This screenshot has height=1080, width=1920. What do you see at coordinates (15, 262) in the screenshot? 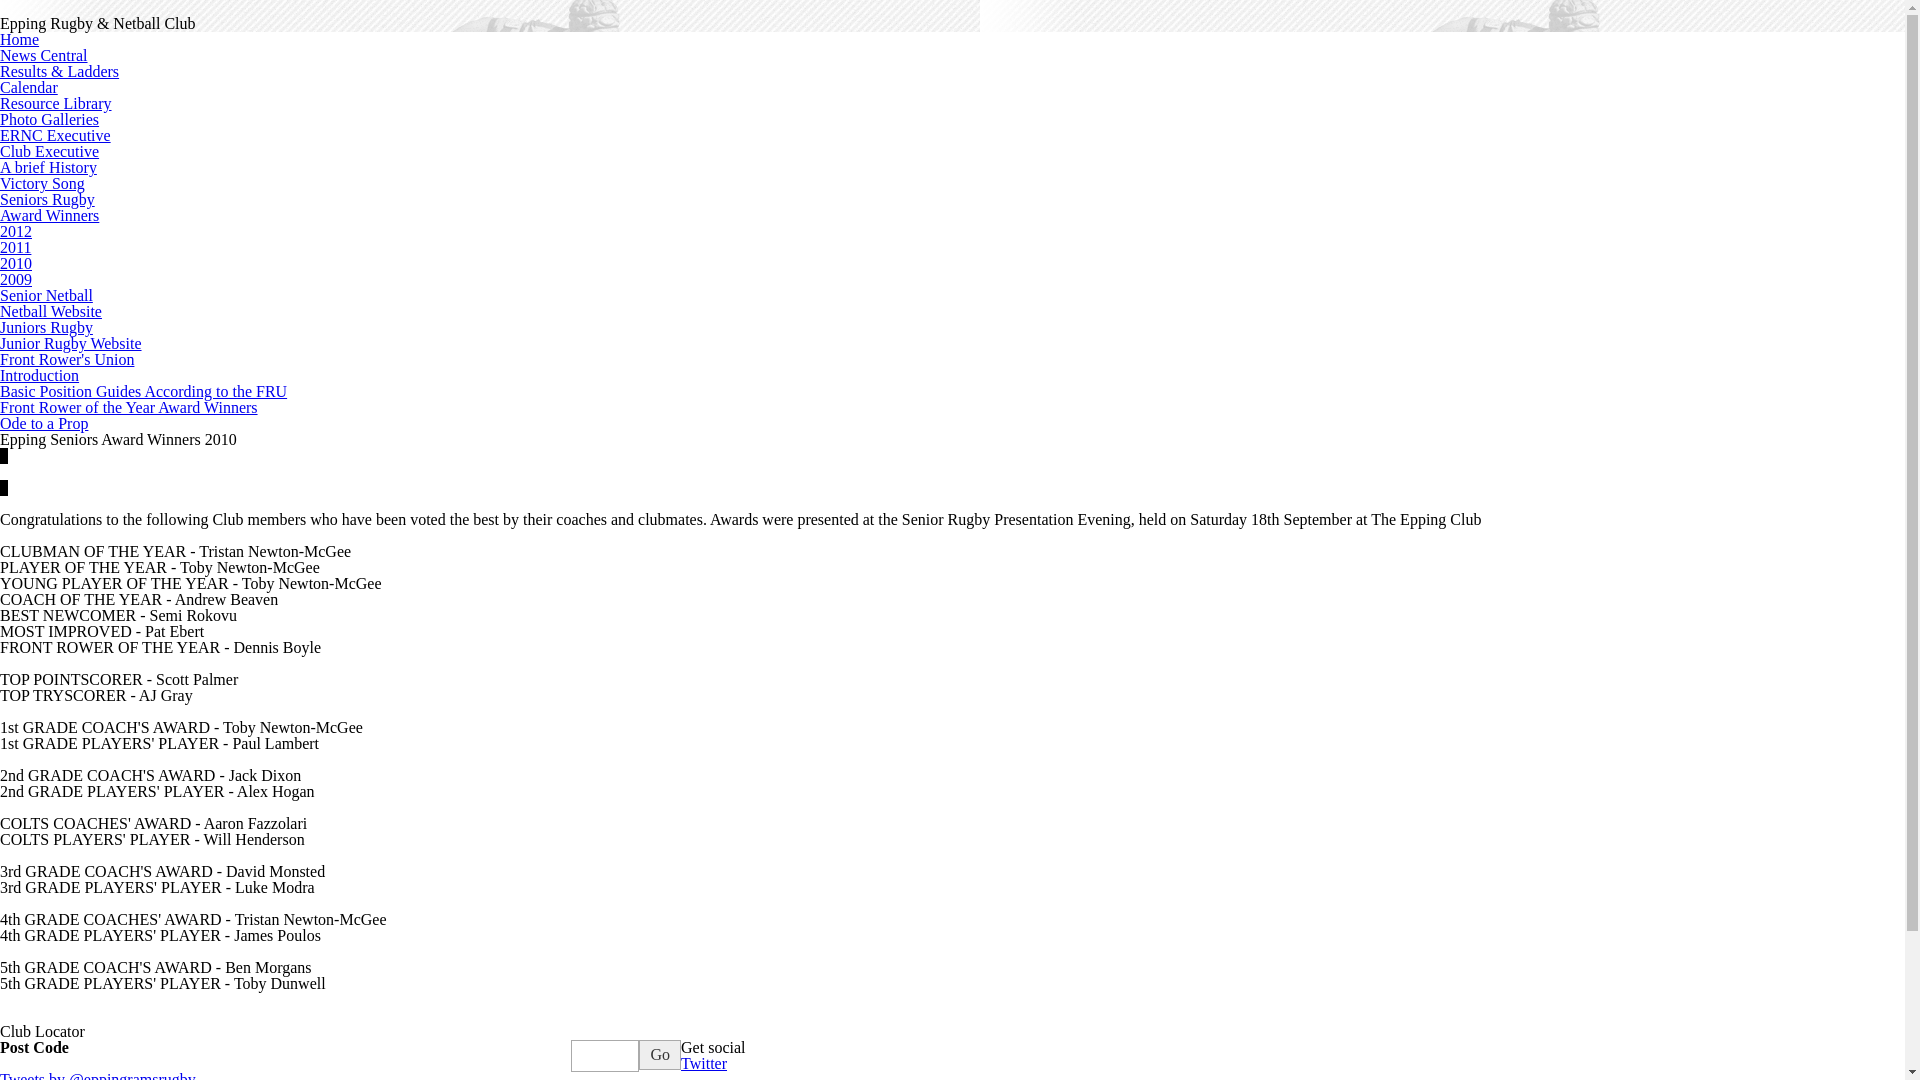
I see `'2010'` at bounding box center [15, 262].